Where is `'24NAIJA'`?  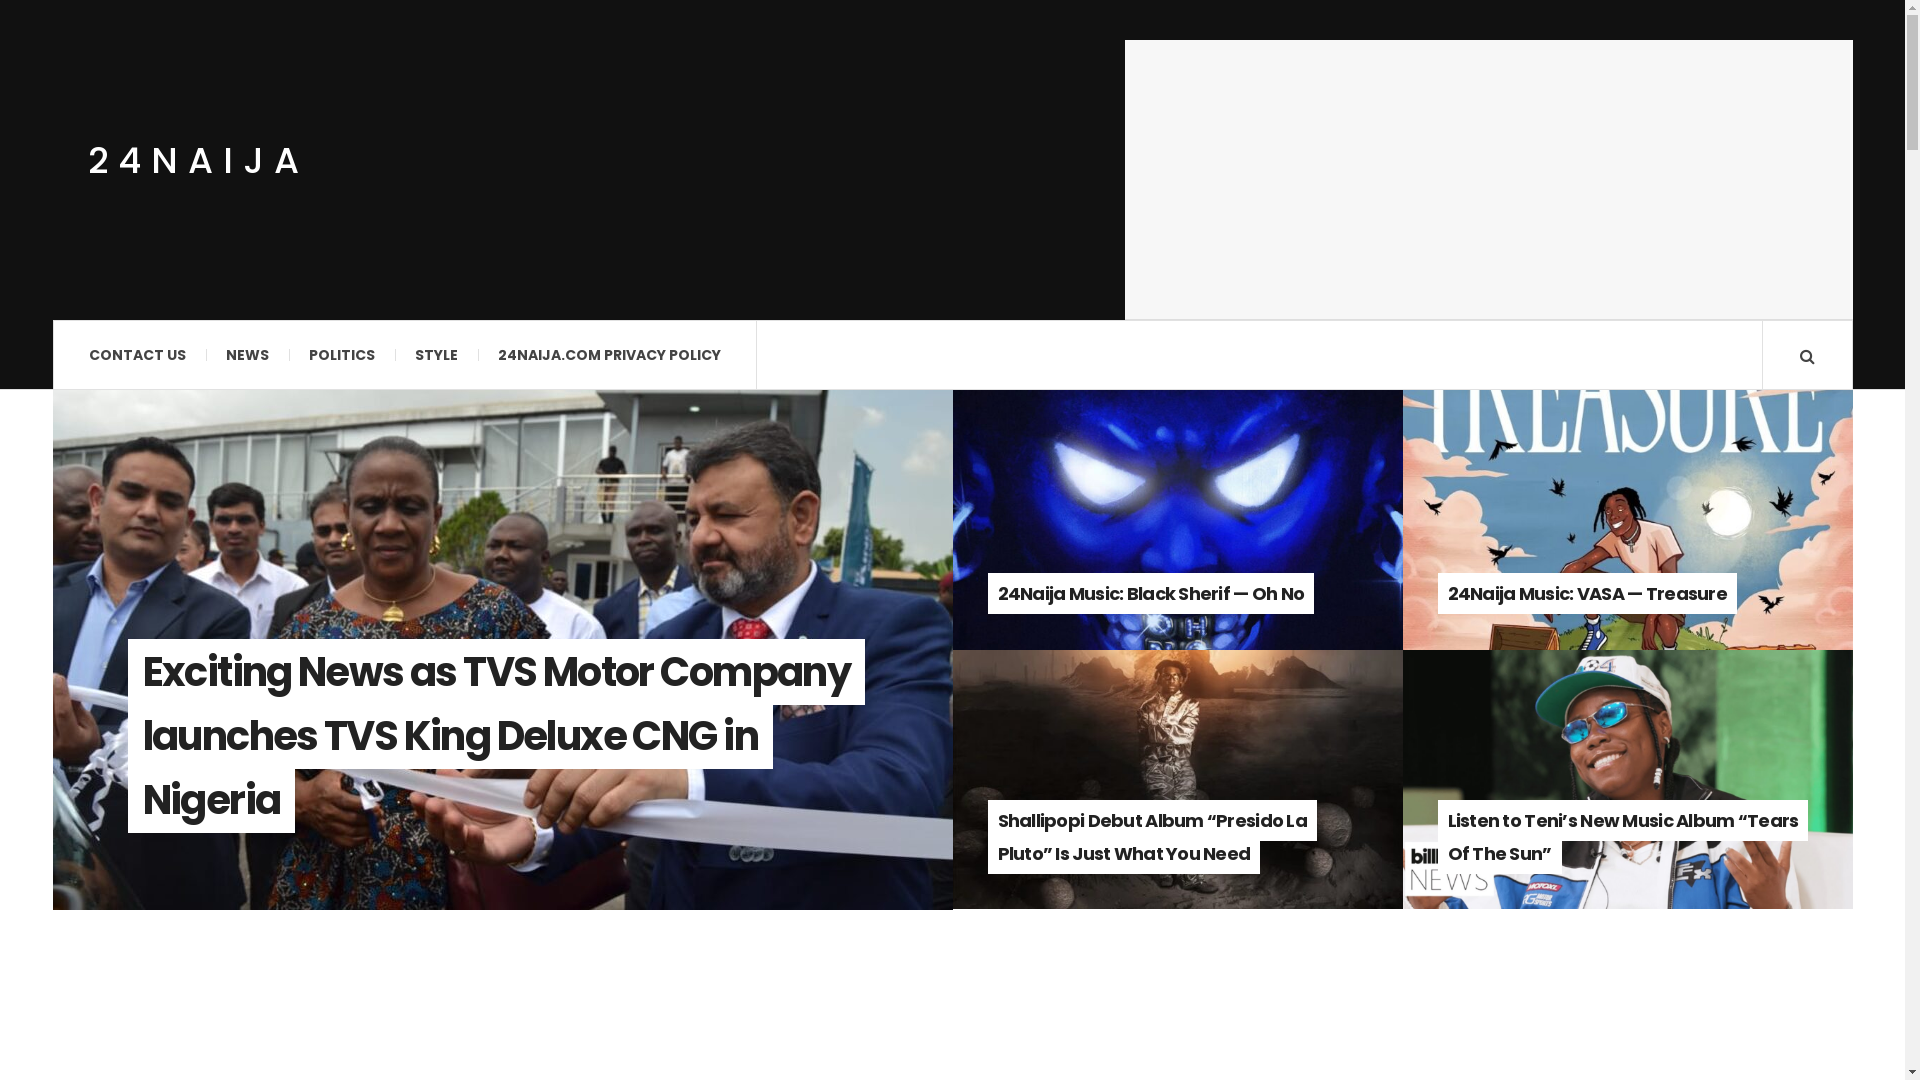
'24NAIJA' is located at coordinates (86, 158).